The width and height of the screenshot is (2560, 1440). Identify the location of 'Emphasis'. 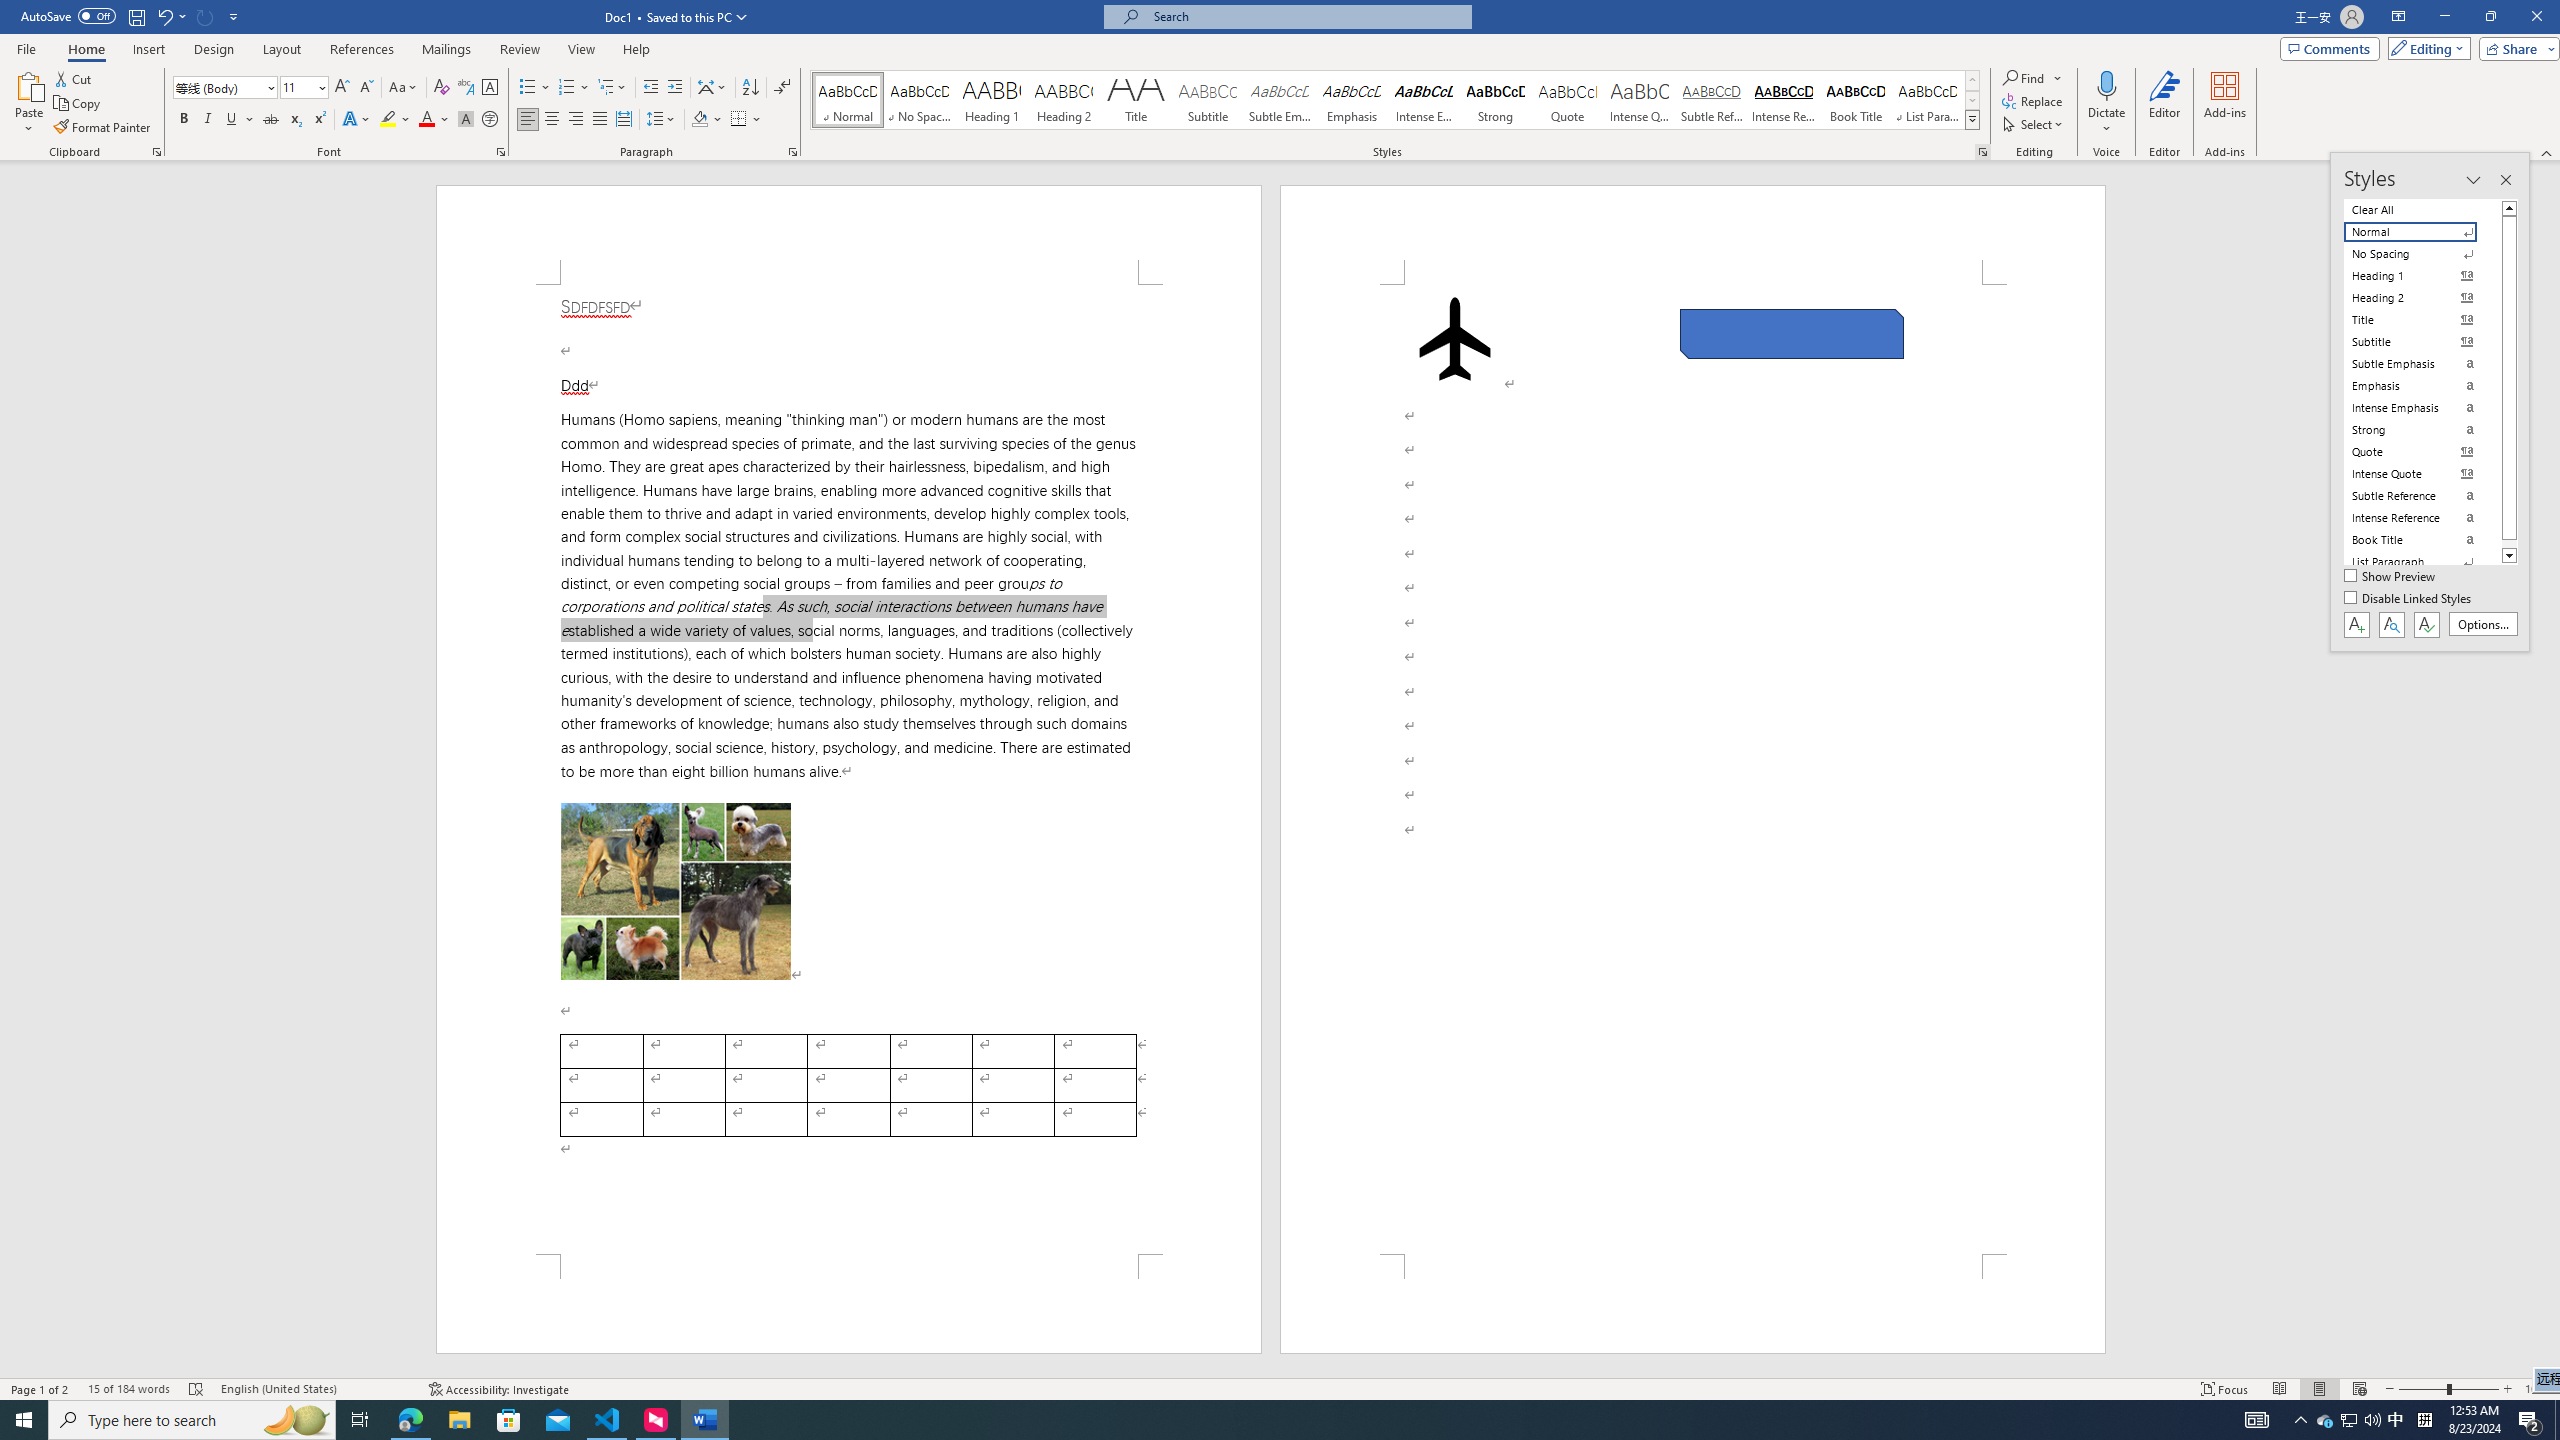
(1350, 99).